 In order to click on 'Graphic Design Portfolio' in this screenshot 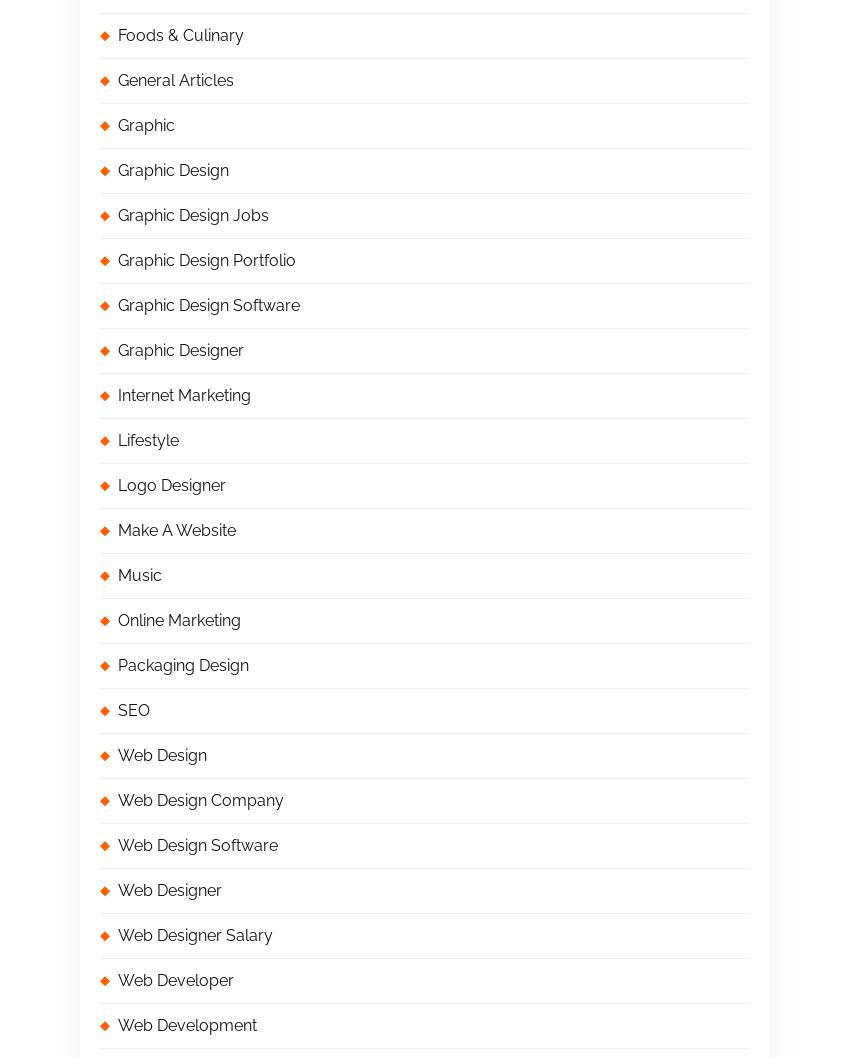, I will do `click(205, 259)`.